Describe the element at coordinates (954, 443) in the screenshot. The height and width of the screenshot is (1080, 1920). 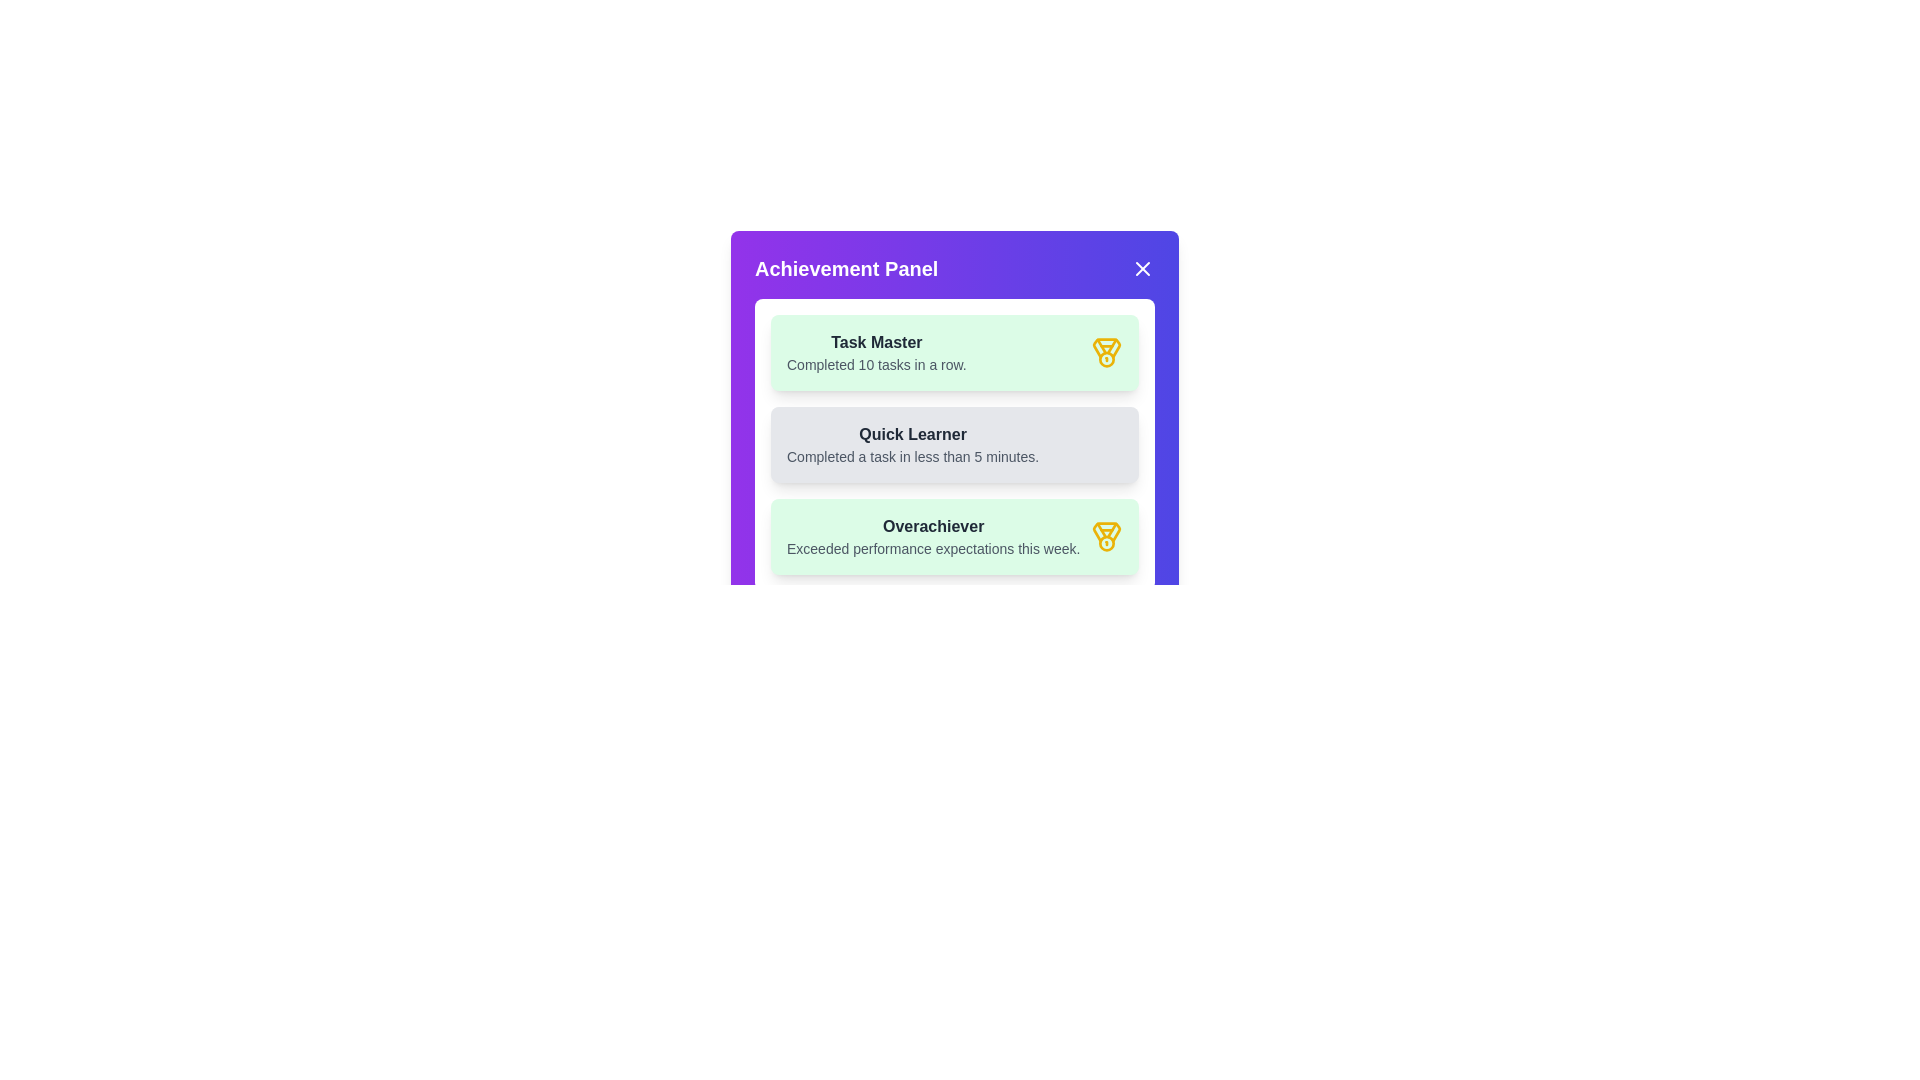
I see `text content of the 'Quick Learner' information card, which has a light gray background and contains the title 'Quick Learner' and description 'Completed a task in less than 5 minutes.'` at that location.